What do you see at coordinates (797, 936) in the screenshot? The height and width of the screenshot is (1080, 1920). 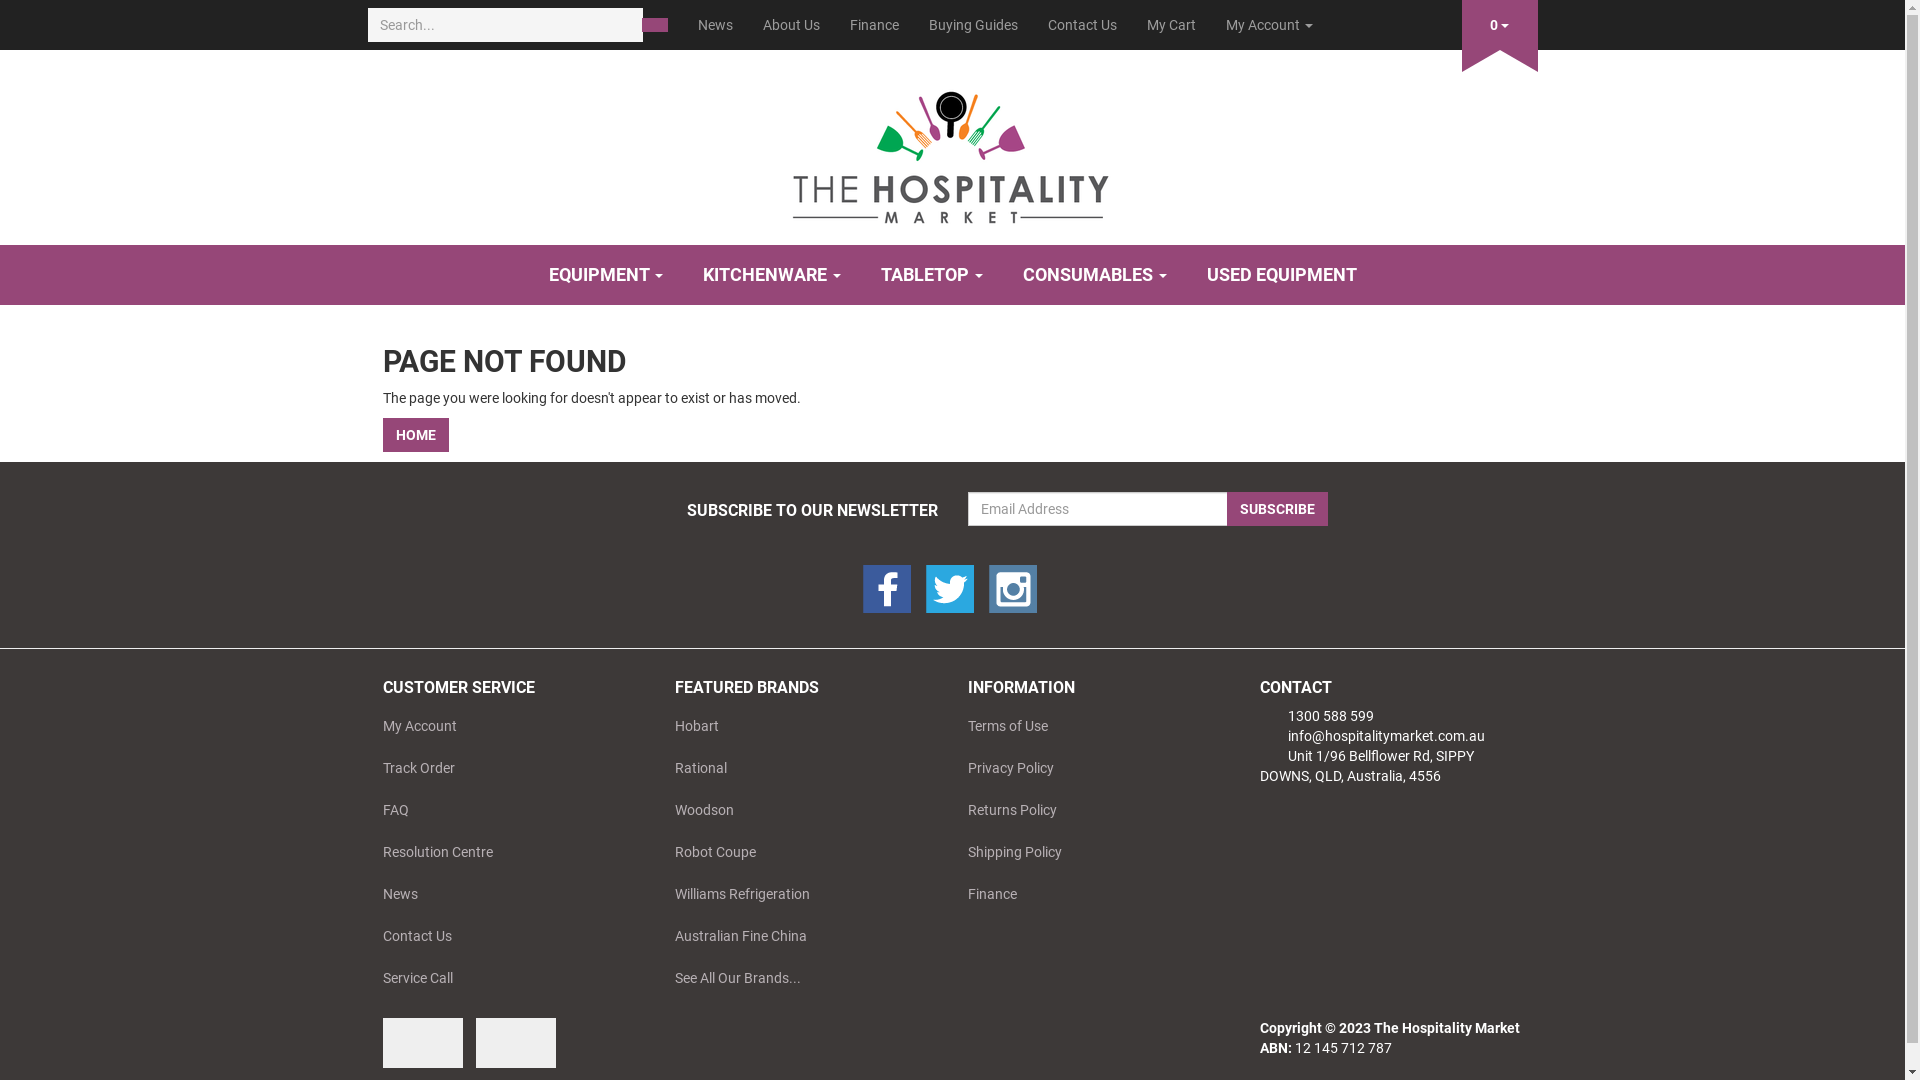 I see `'Australian Fine China'` at bounding box center [797, 936].